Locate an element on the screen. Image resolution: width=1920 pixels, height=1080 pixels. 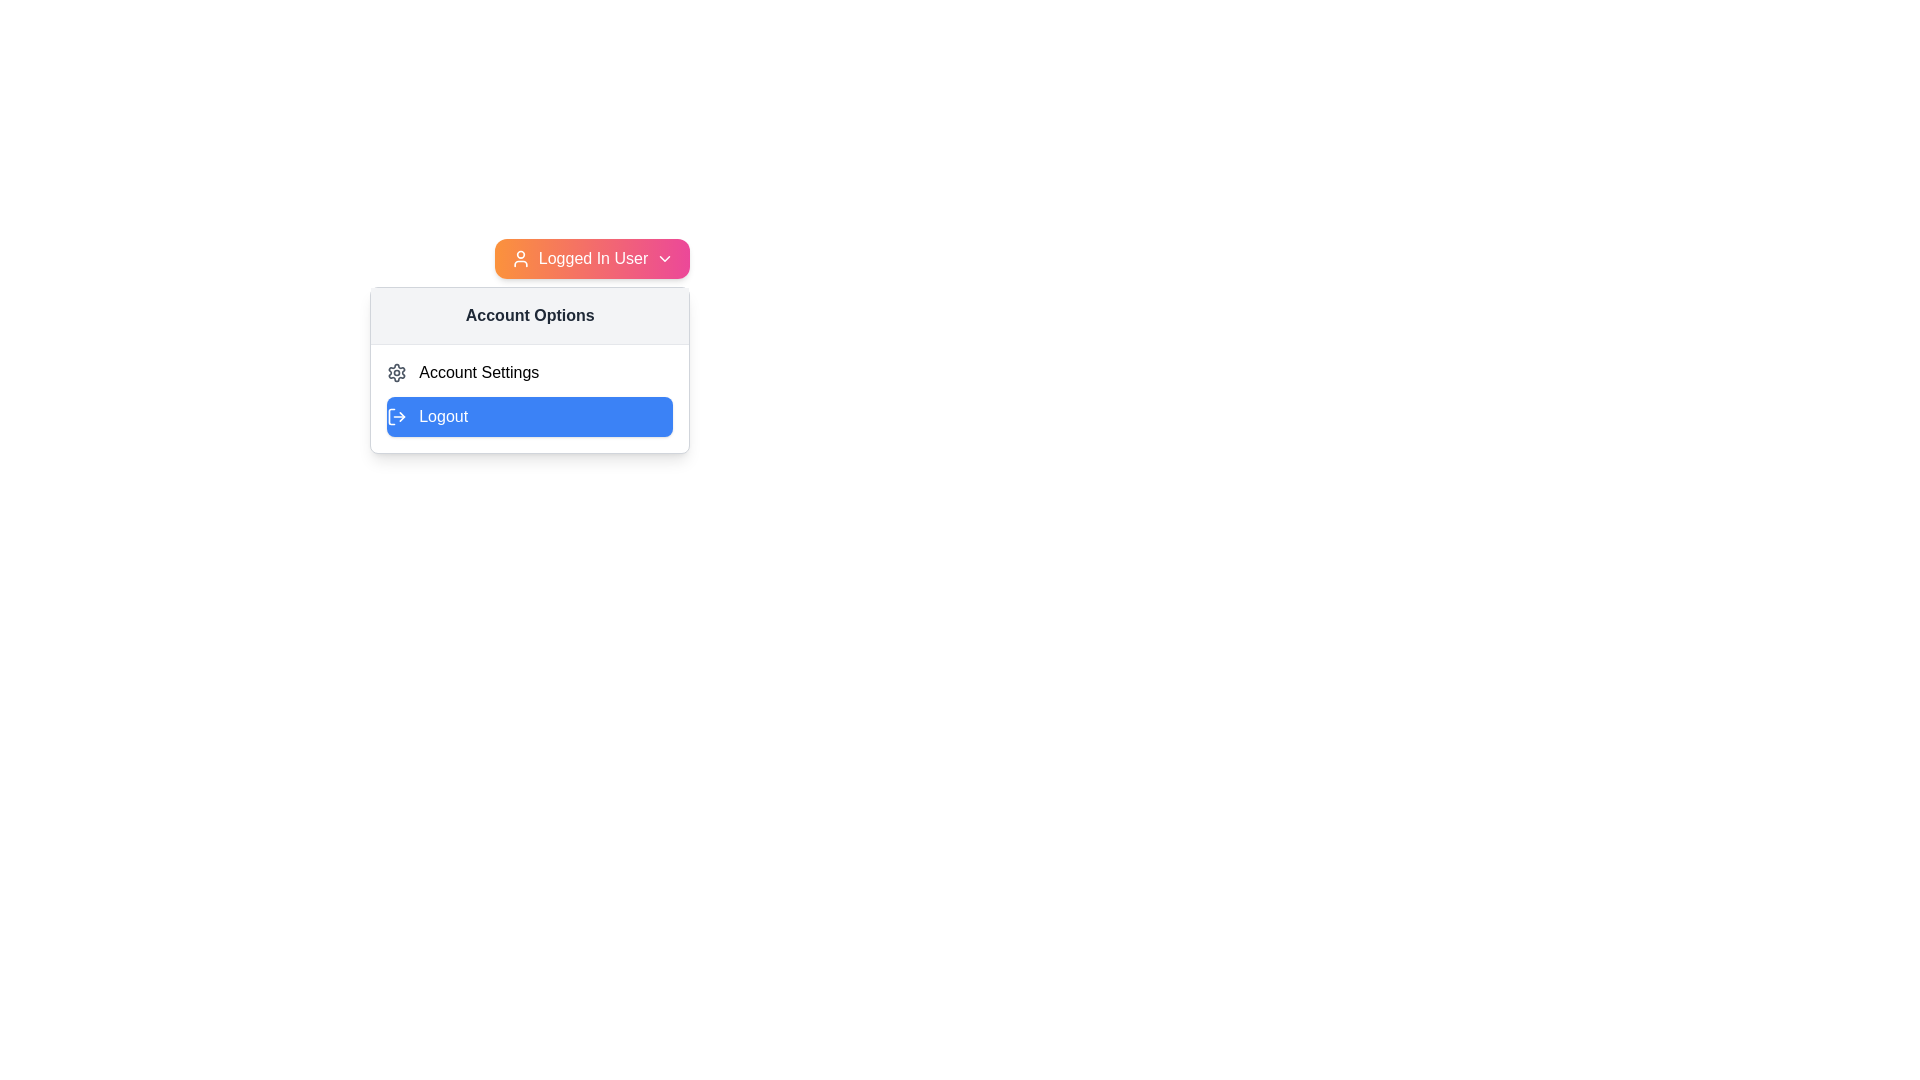
the 'Account Settings' text label in the dropdown menu is located at coordinates (478, 373).